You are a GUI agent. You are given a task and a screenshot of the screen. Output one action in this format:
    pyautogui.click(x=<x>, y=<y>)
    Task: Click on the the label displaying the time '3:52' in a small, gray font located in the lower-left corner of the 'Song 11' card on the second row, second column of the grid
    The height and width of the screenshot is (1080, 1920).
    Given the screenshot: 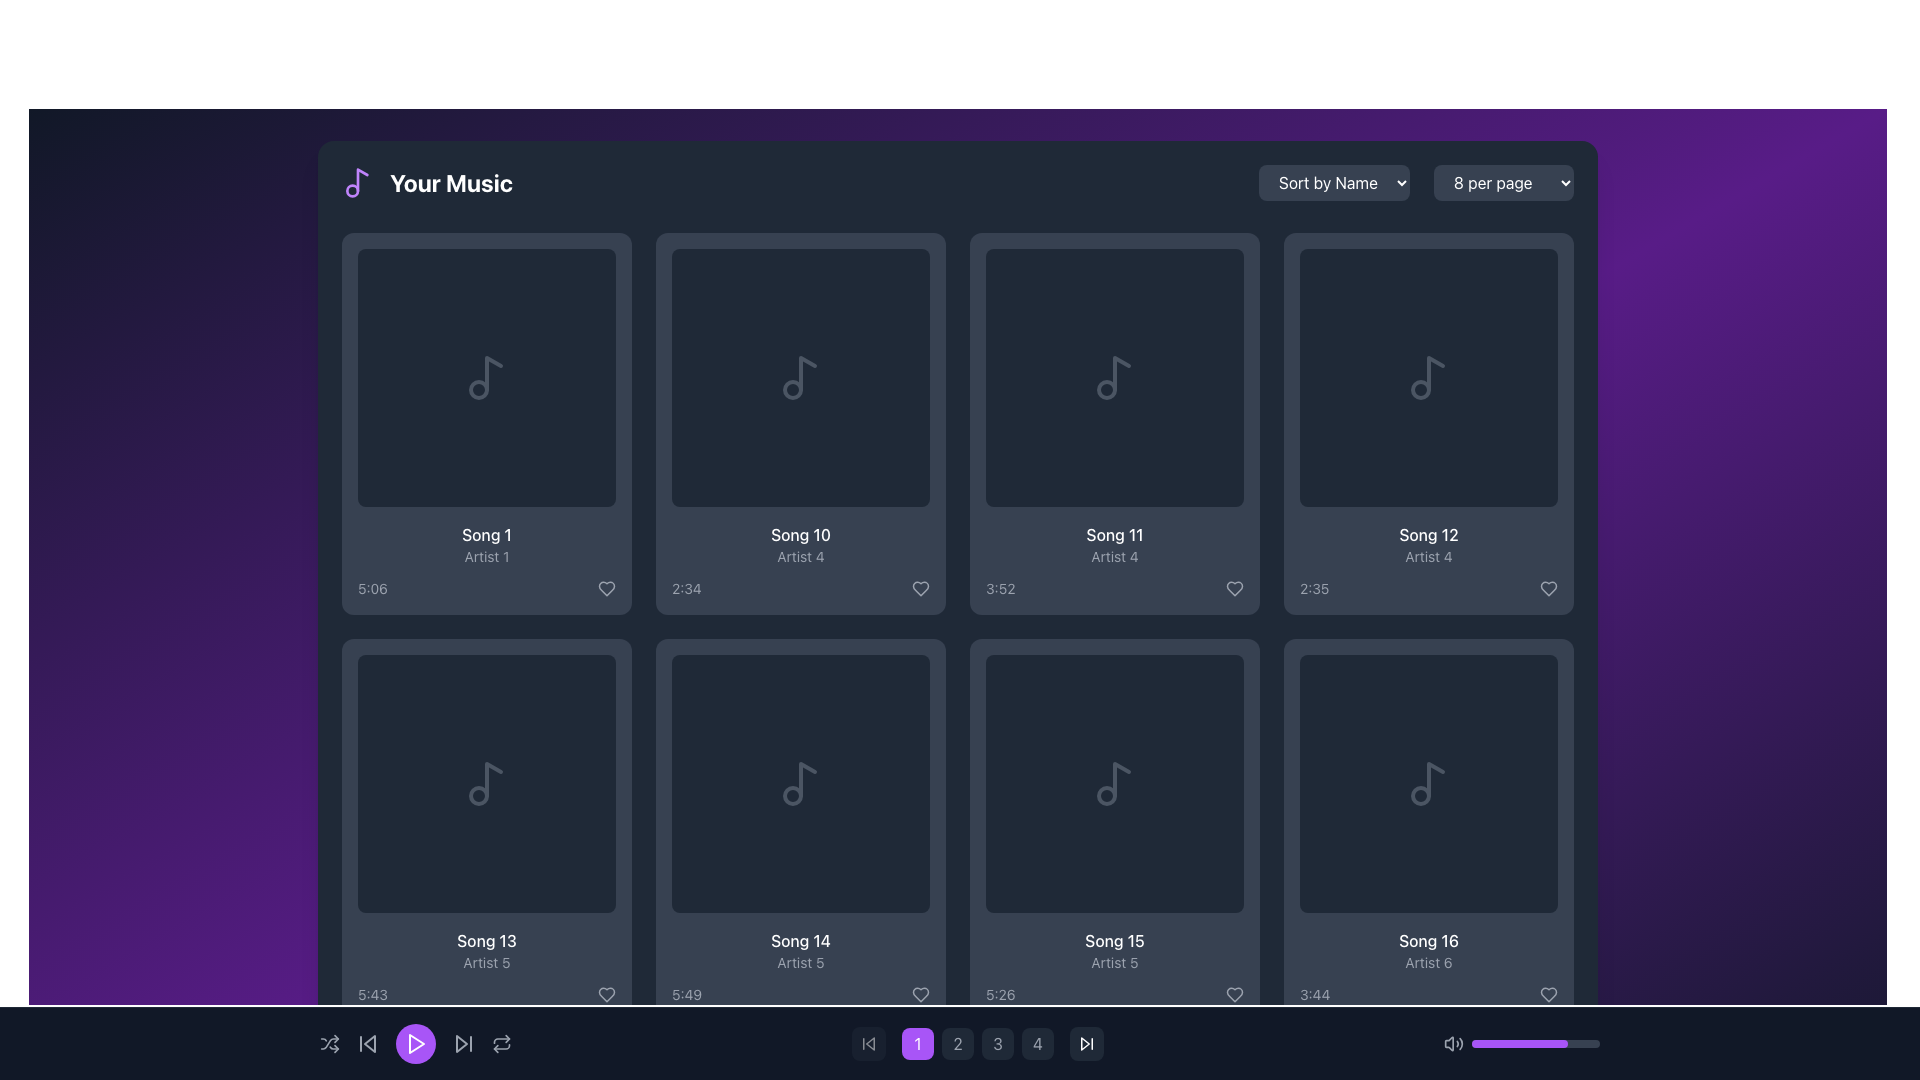 What is the action you would take?
    pyautogui.click(x=1000, y=588)
    